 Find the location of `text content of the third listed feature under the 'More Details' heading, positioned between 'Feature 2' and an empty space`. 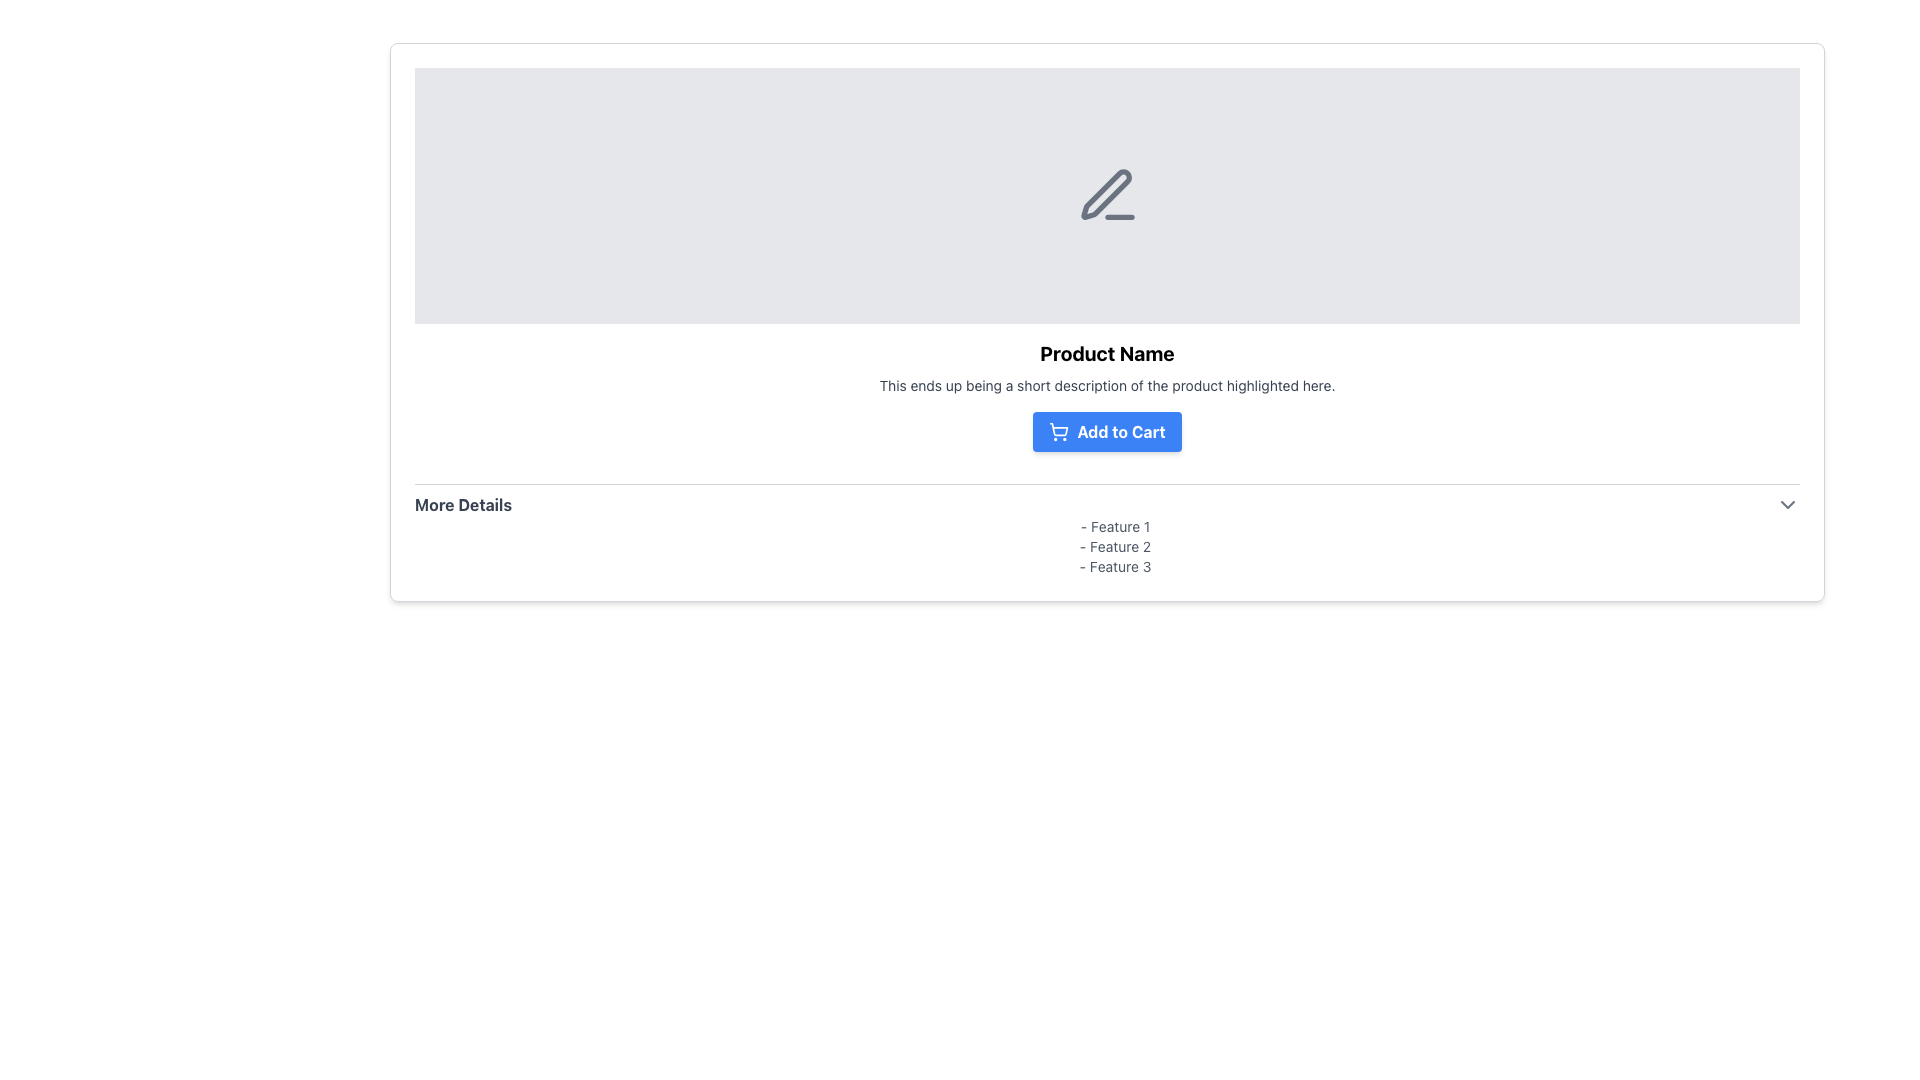

text content of the third listed feature under the 'More Details' heading, positioned between 'Feature 2' and an empty space is located at coordinates (1114, 567).